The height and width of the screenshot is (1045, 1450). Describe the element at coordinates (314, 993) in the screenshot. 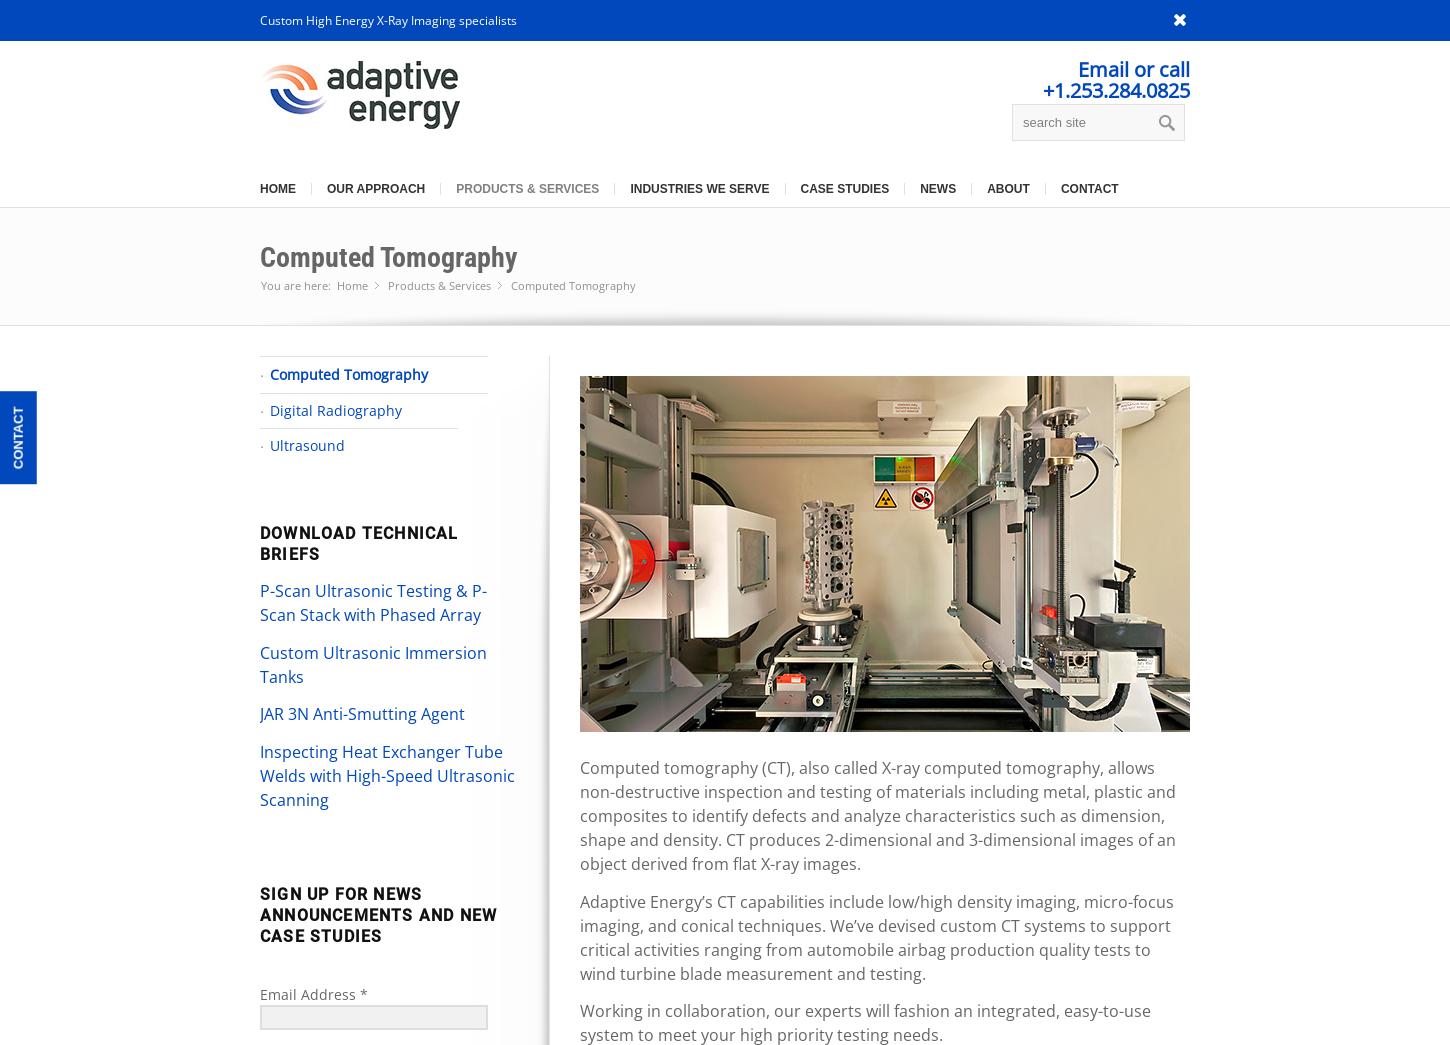

I see `'Email Address *'` at that location.